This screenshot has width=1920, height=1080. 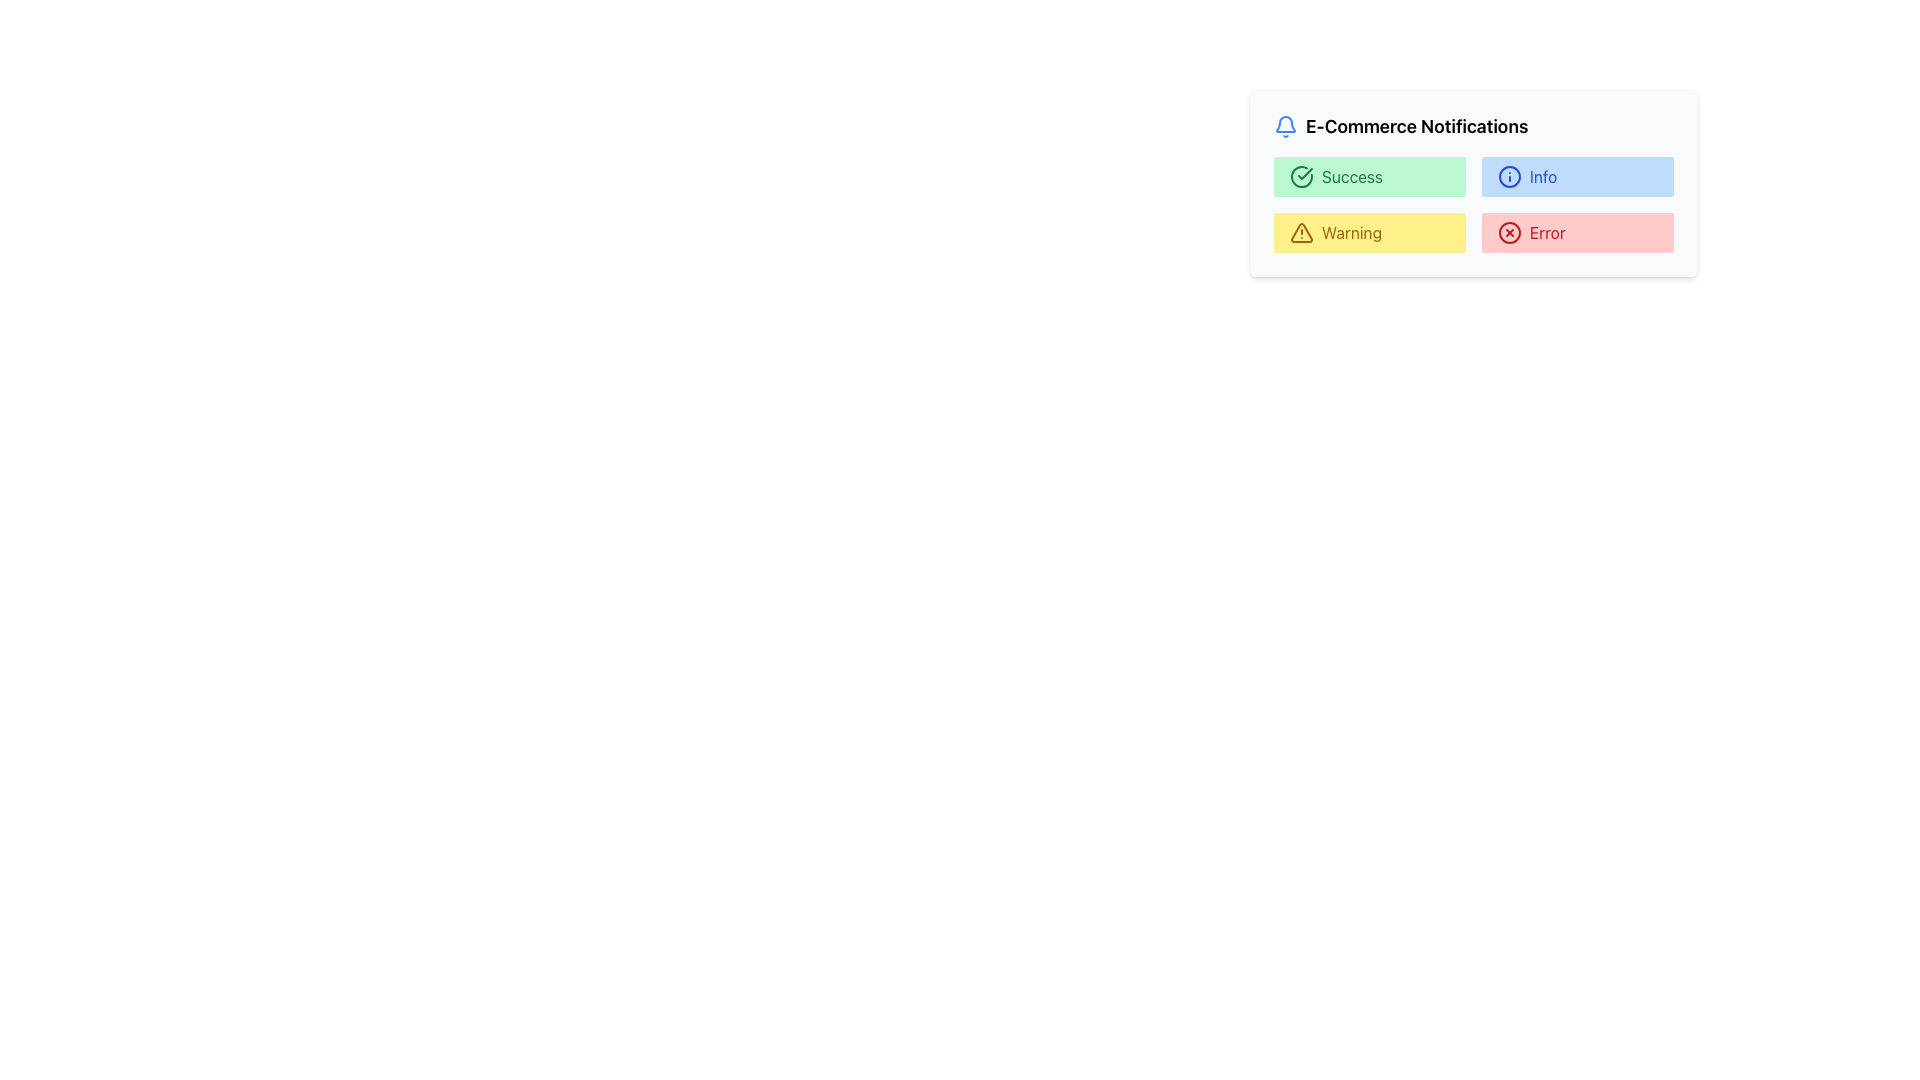 I want to click on the Header with Icon that features a blue bell icon and the text 'E-Commerce Notifications' aligned horizontally at the top of the box, so click(x=1473, y=127).